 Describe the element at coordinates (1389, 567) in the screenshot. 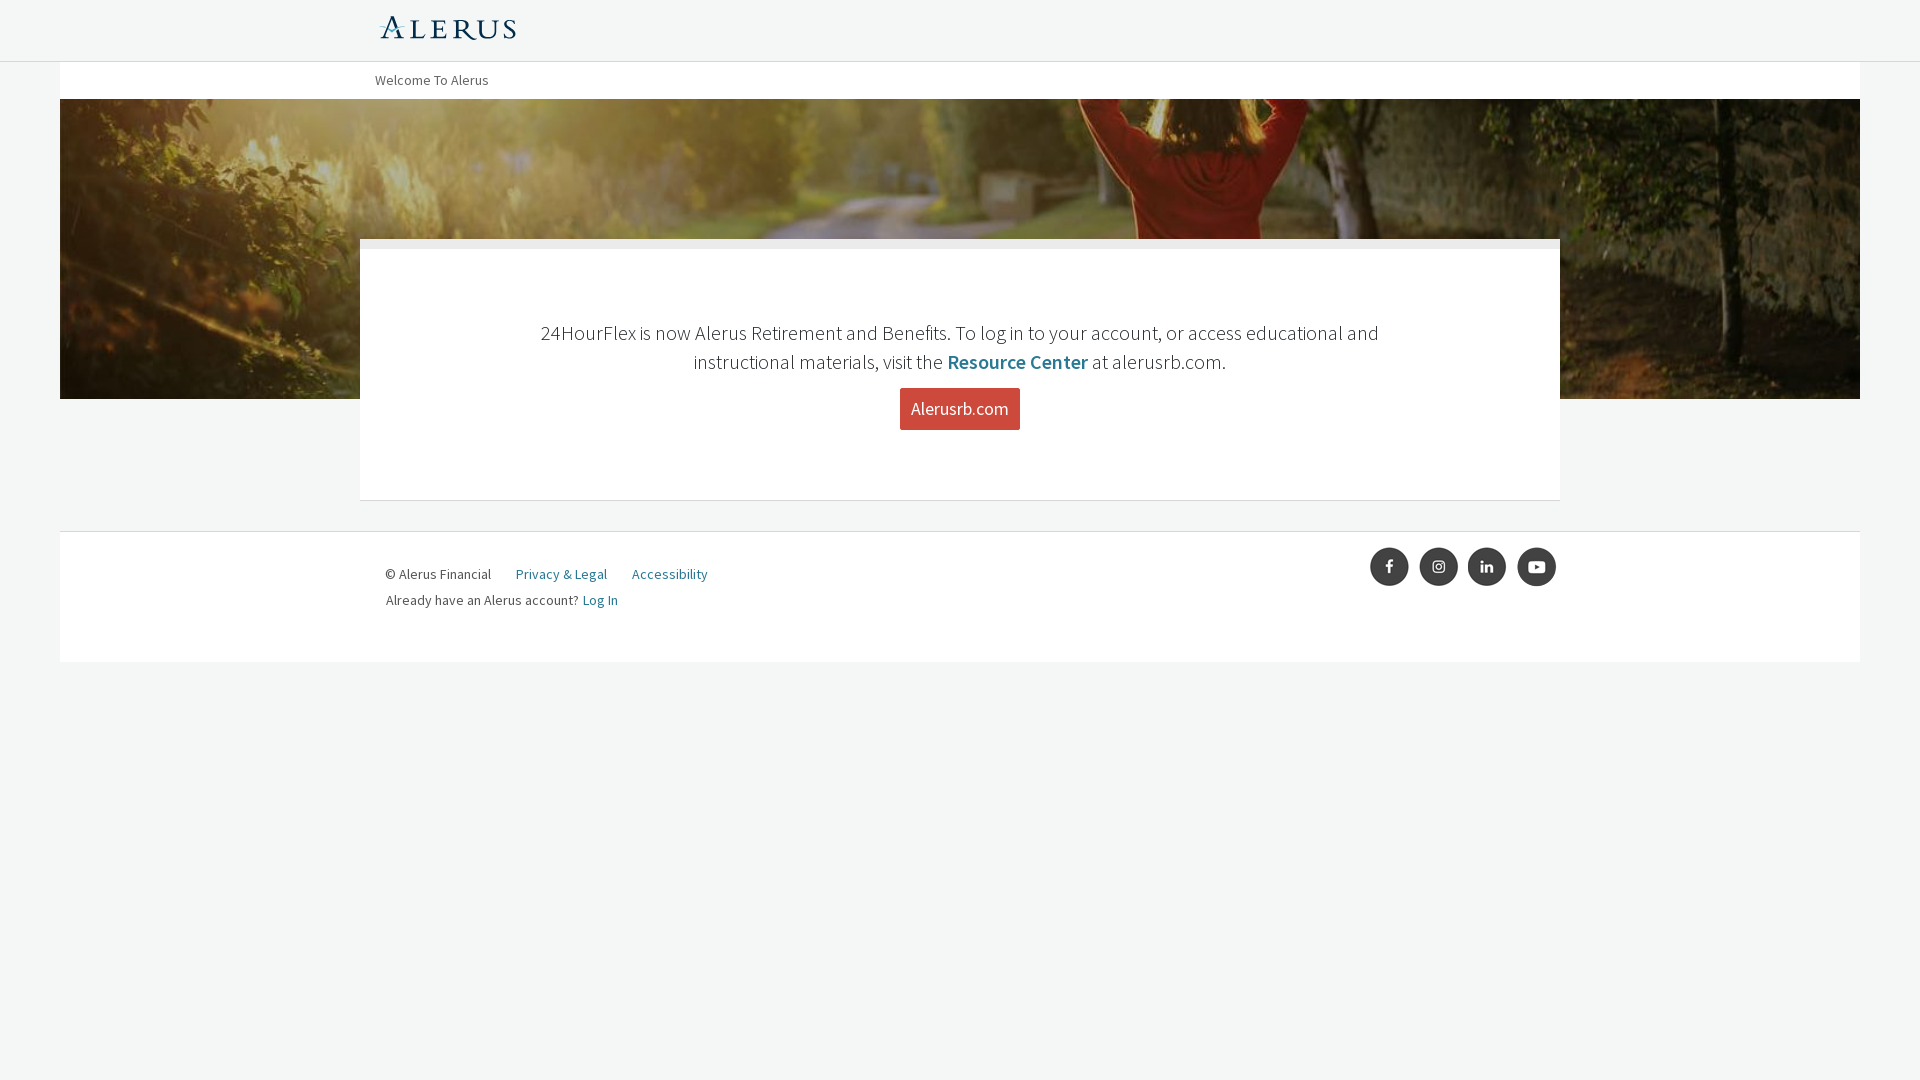

I see `'Facebook'` at that location.